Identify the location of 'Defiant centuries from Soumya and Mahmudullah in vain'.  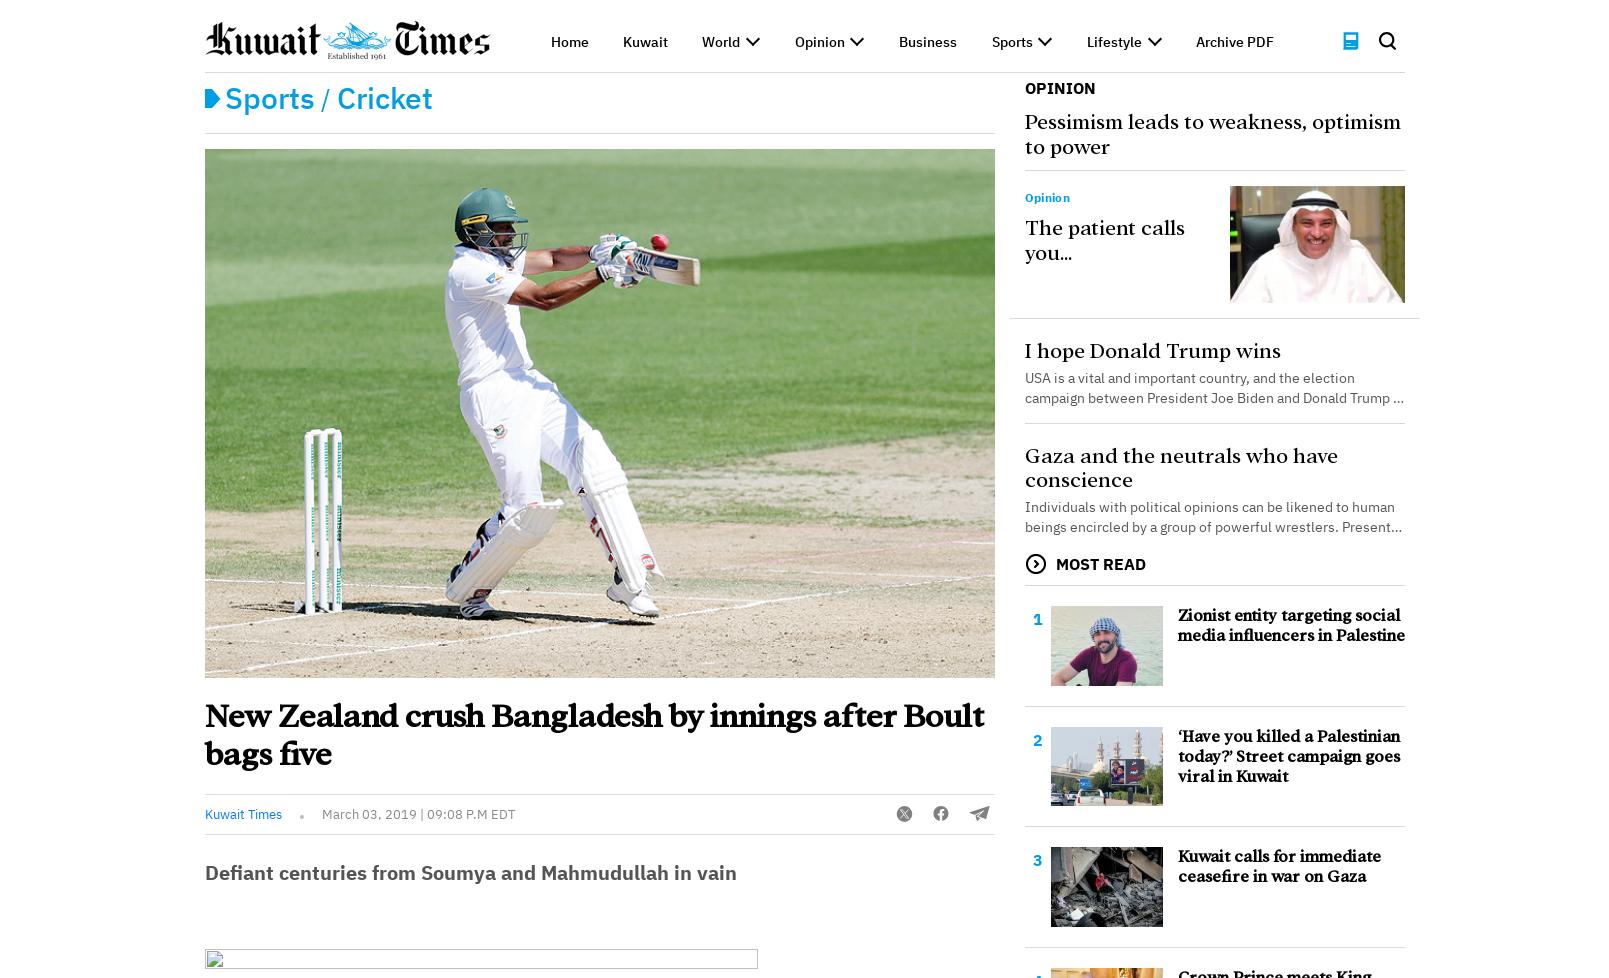
(469, 871).